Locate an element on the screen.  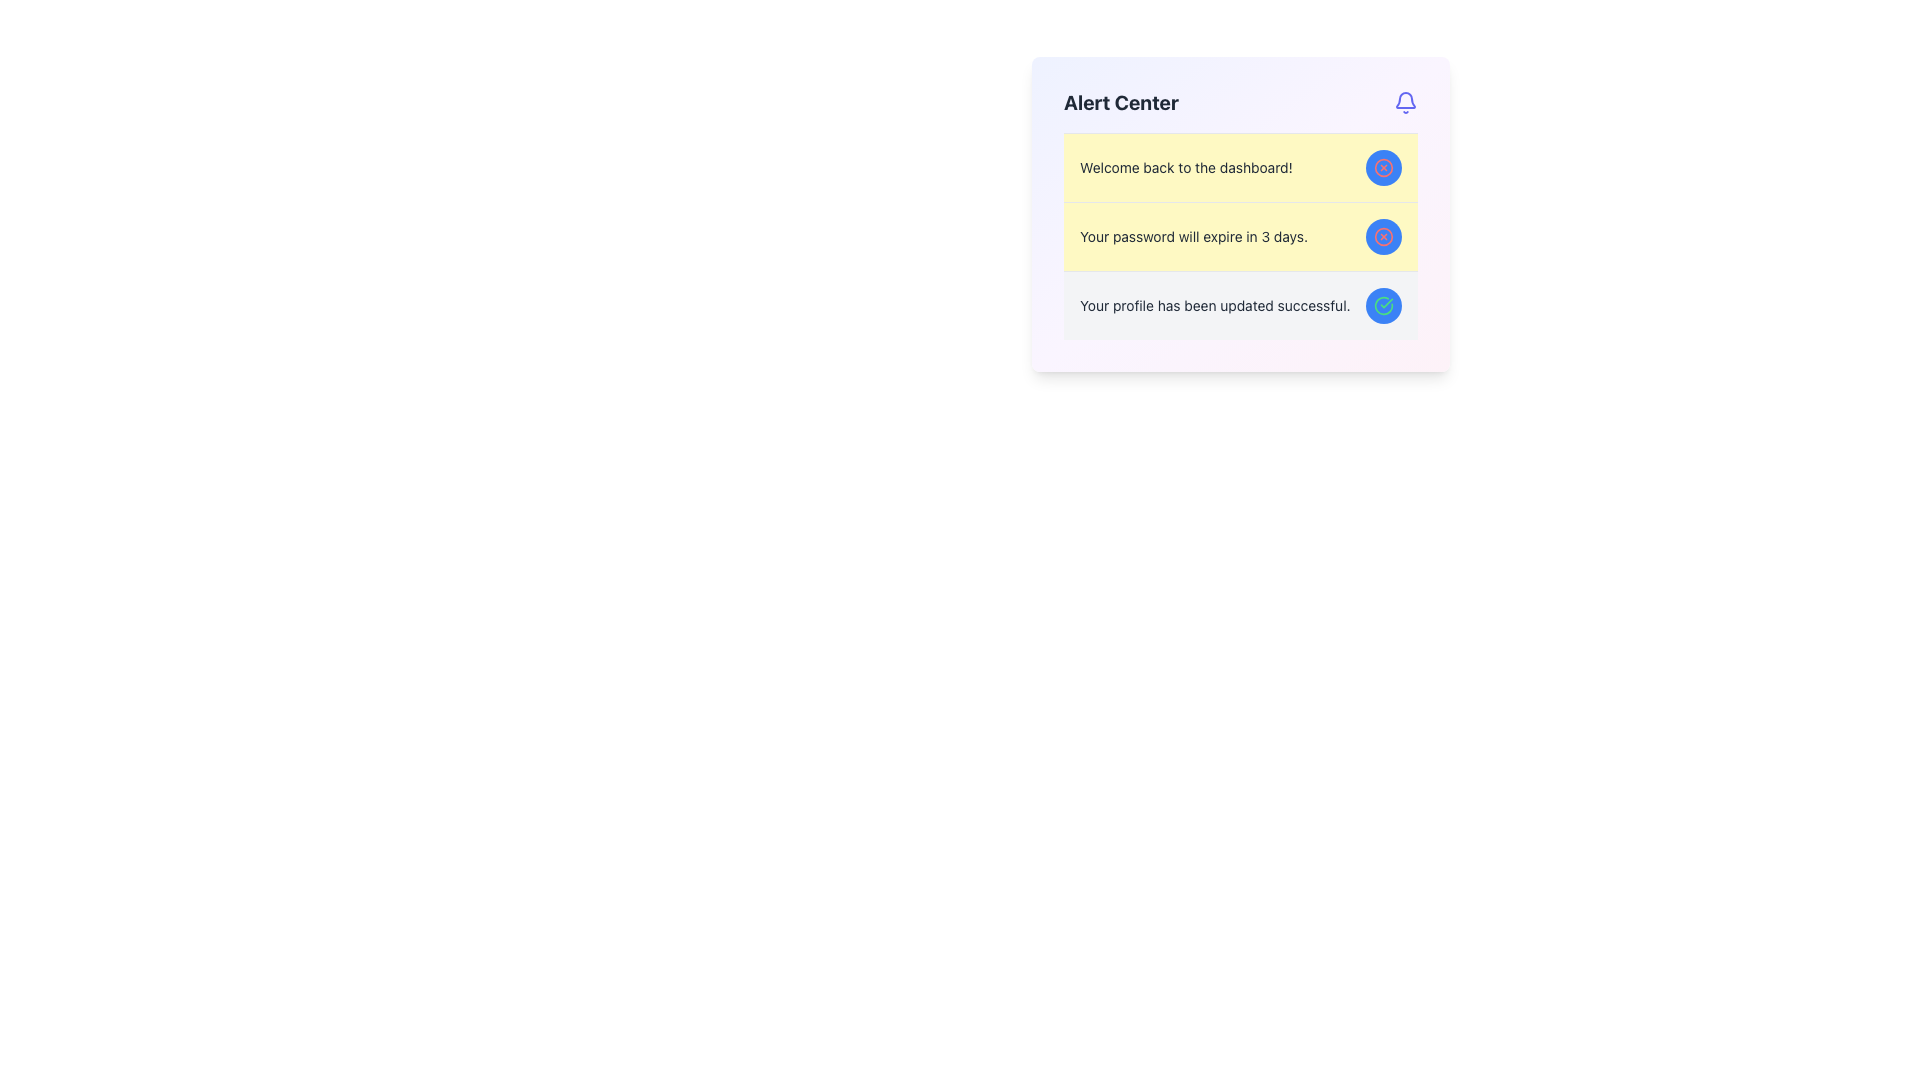
the circular graphical element located within the larger cross icon on the right side of the first alert message in the 'Alert Center' box is located at coordinates (1382, 167).